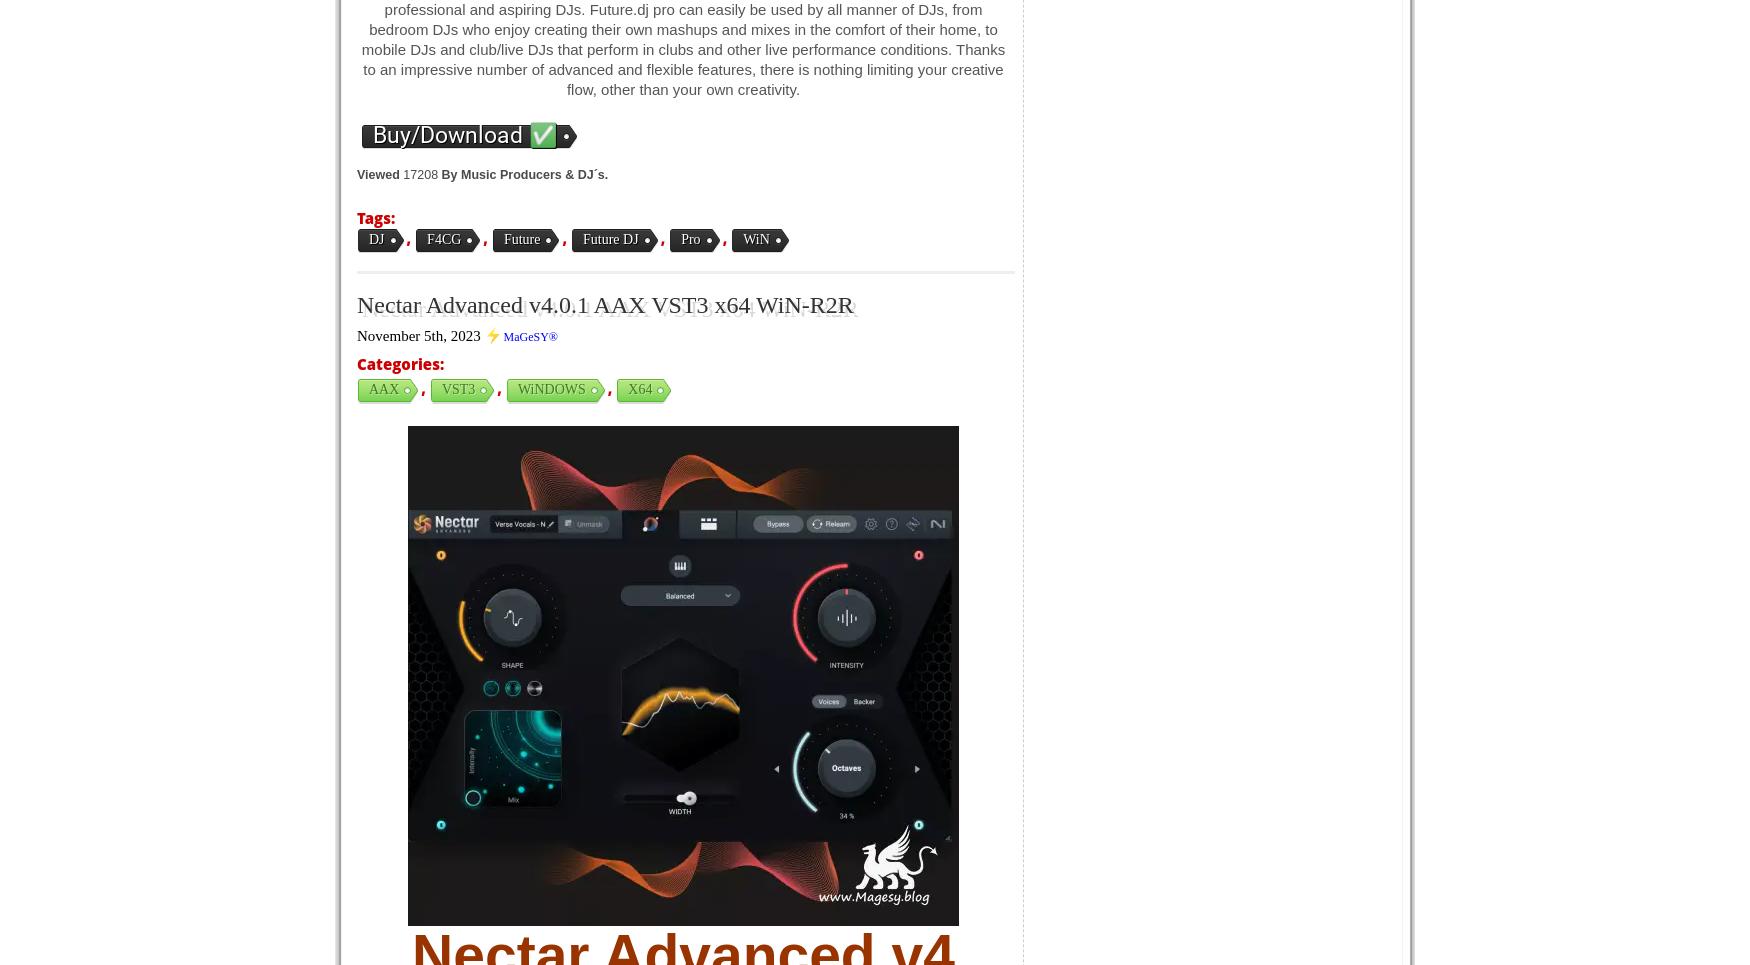  Describe the element at coordinates (638, 388) in the screenshot. I see `'x64'` at that location.